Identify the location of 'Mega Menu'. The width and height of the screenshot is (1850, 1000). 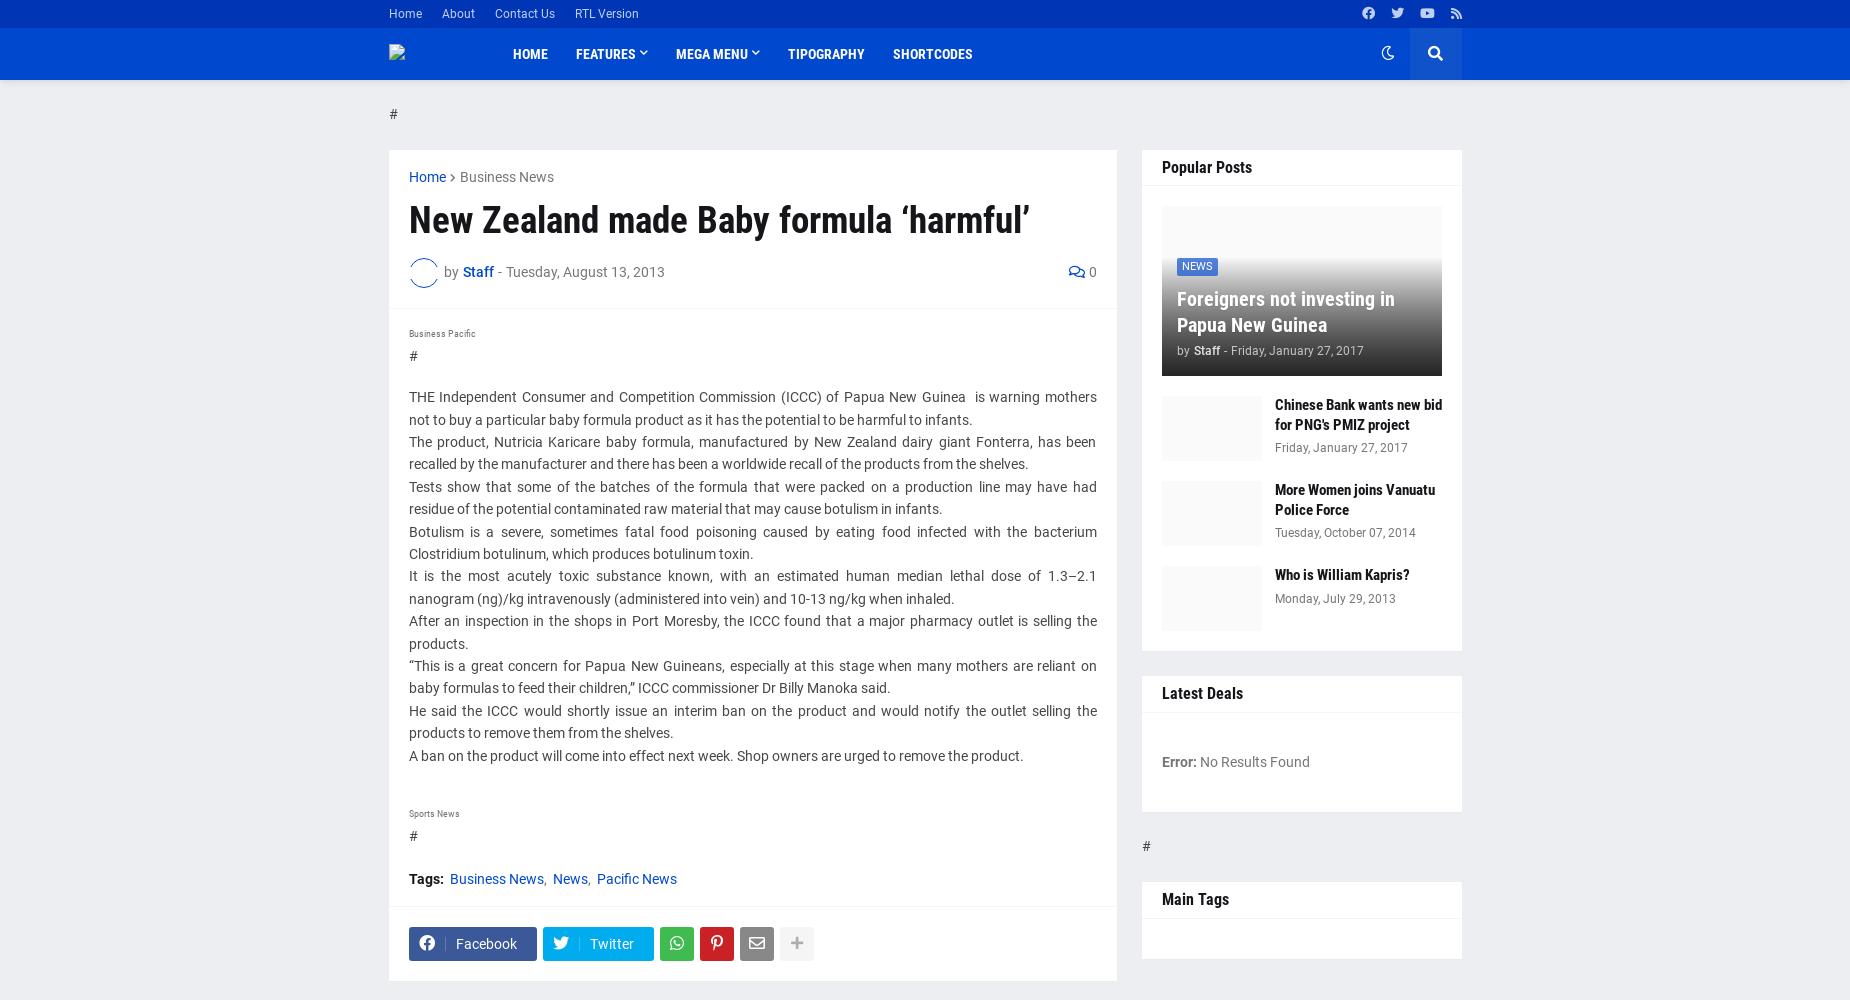
(710, 54).